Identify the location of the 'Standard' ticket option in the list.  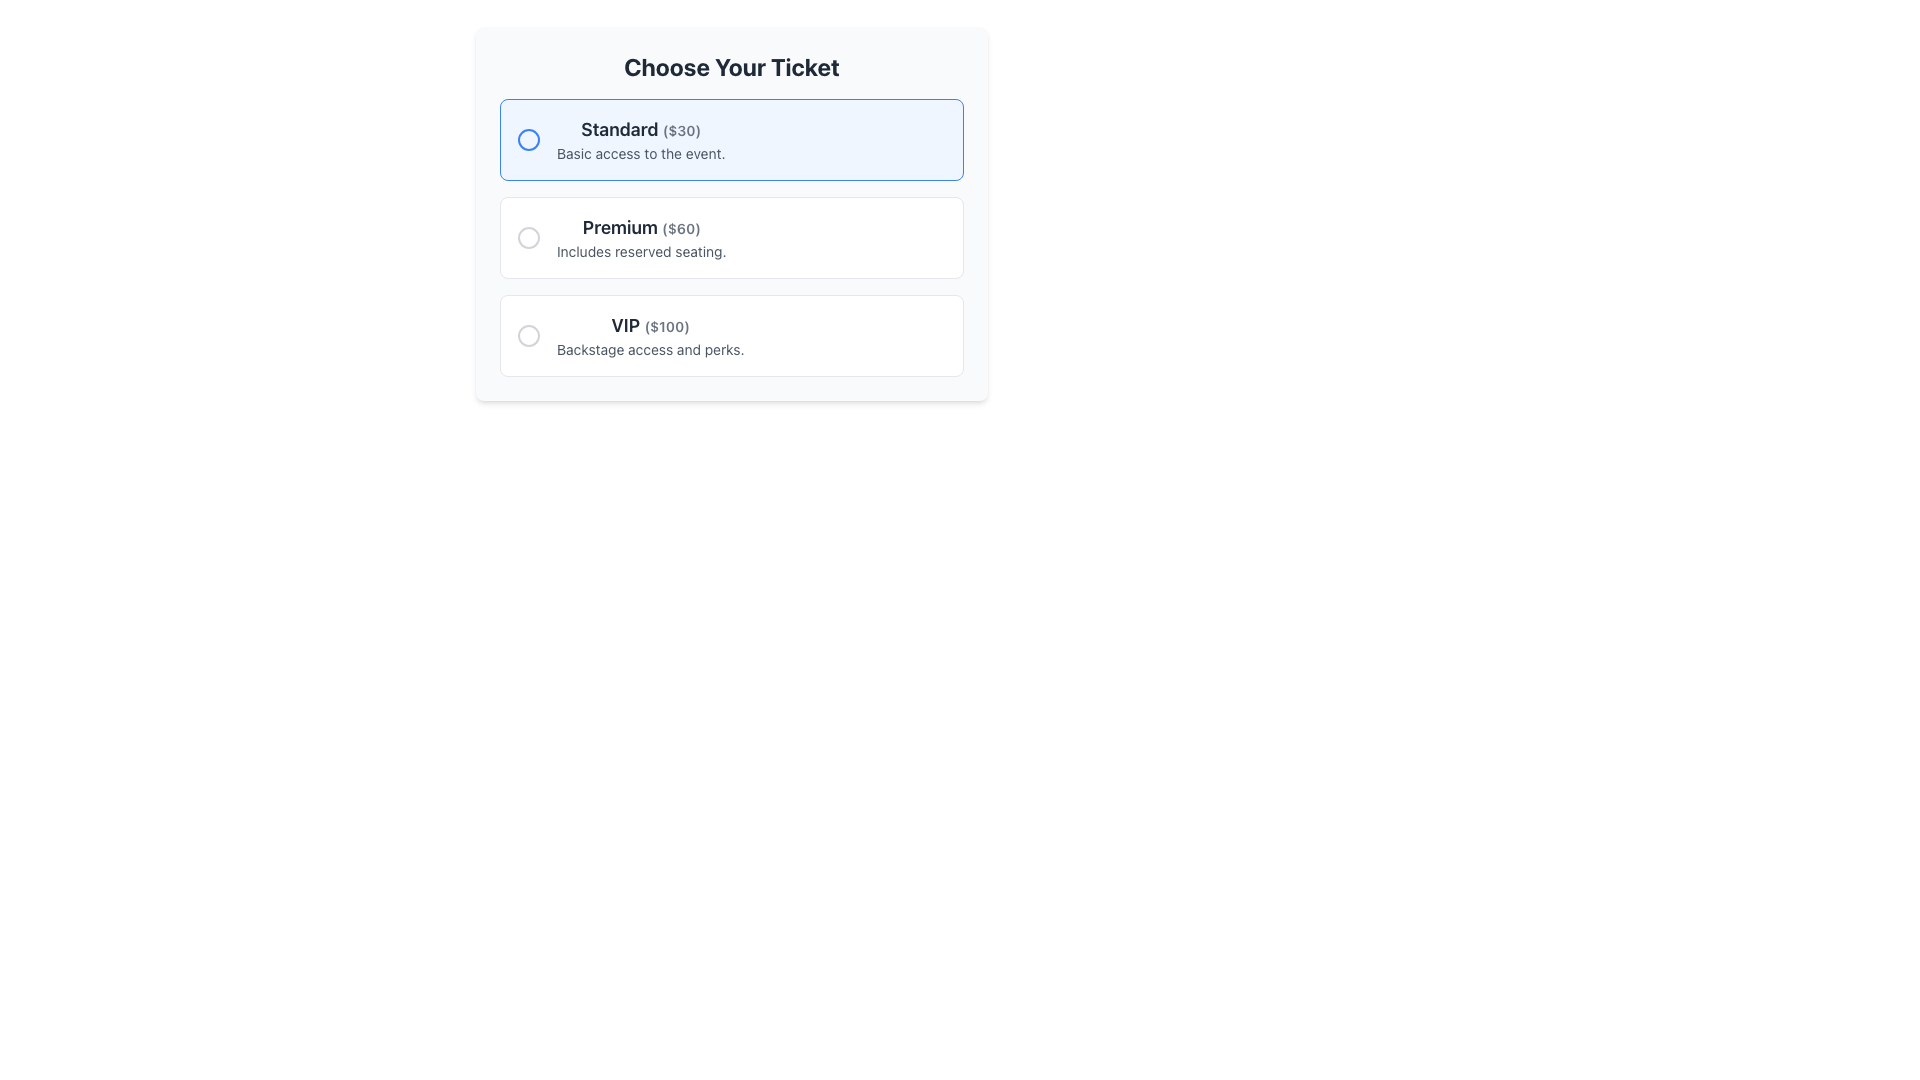
(730, 138).